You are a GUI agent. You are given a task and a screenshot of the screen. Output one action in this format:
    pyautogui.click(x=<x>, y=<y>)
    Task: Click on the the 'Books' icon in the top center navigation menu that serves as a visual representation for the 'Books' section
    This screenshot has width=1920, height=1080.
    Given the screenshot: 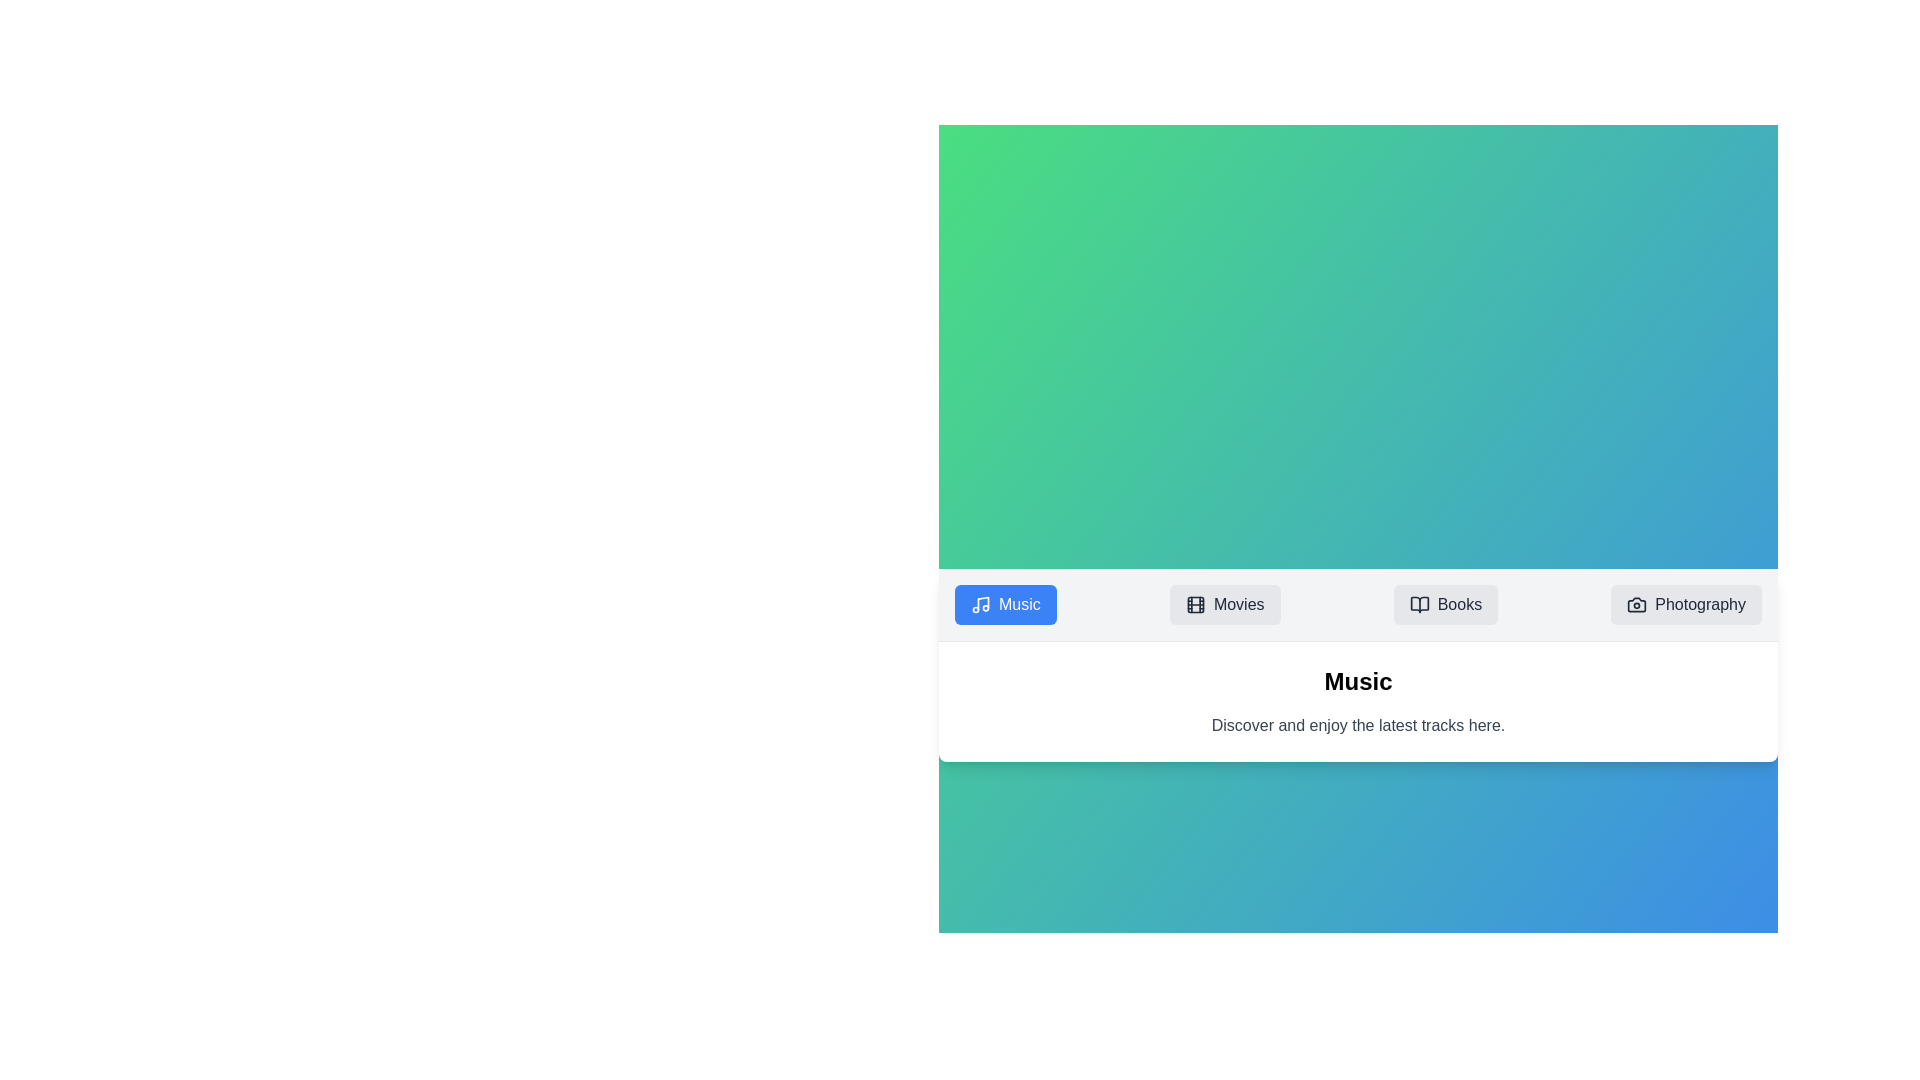 What is the action you would take?
    pyautogui.click(x=1418, y=603)
    